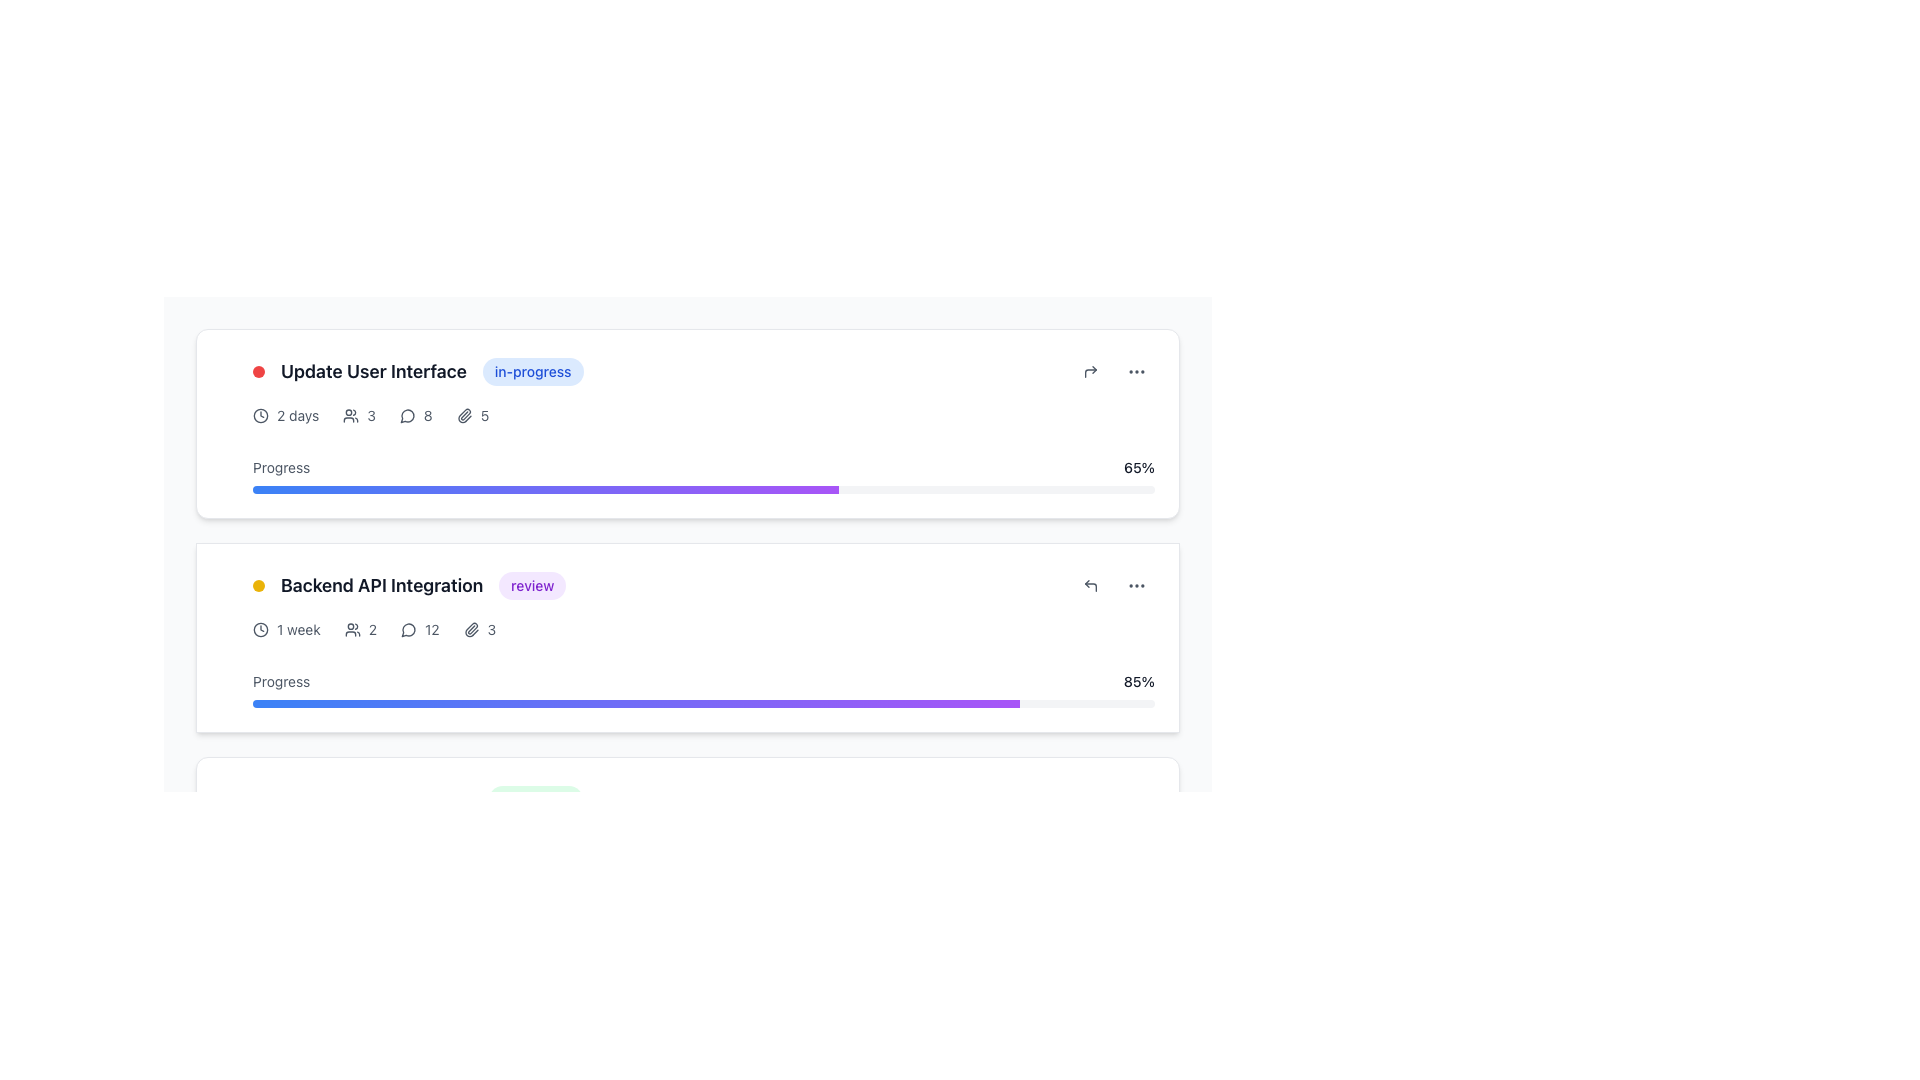 This screenshot has height=1080, width=1920. What do you see at coordinates (285, 415) in the screenshot?
I see `the time information displayed in the temporal status Icon and text label grouping located in the top-left section of the 'Update User Interface' card` at bounding box center [285, 415].